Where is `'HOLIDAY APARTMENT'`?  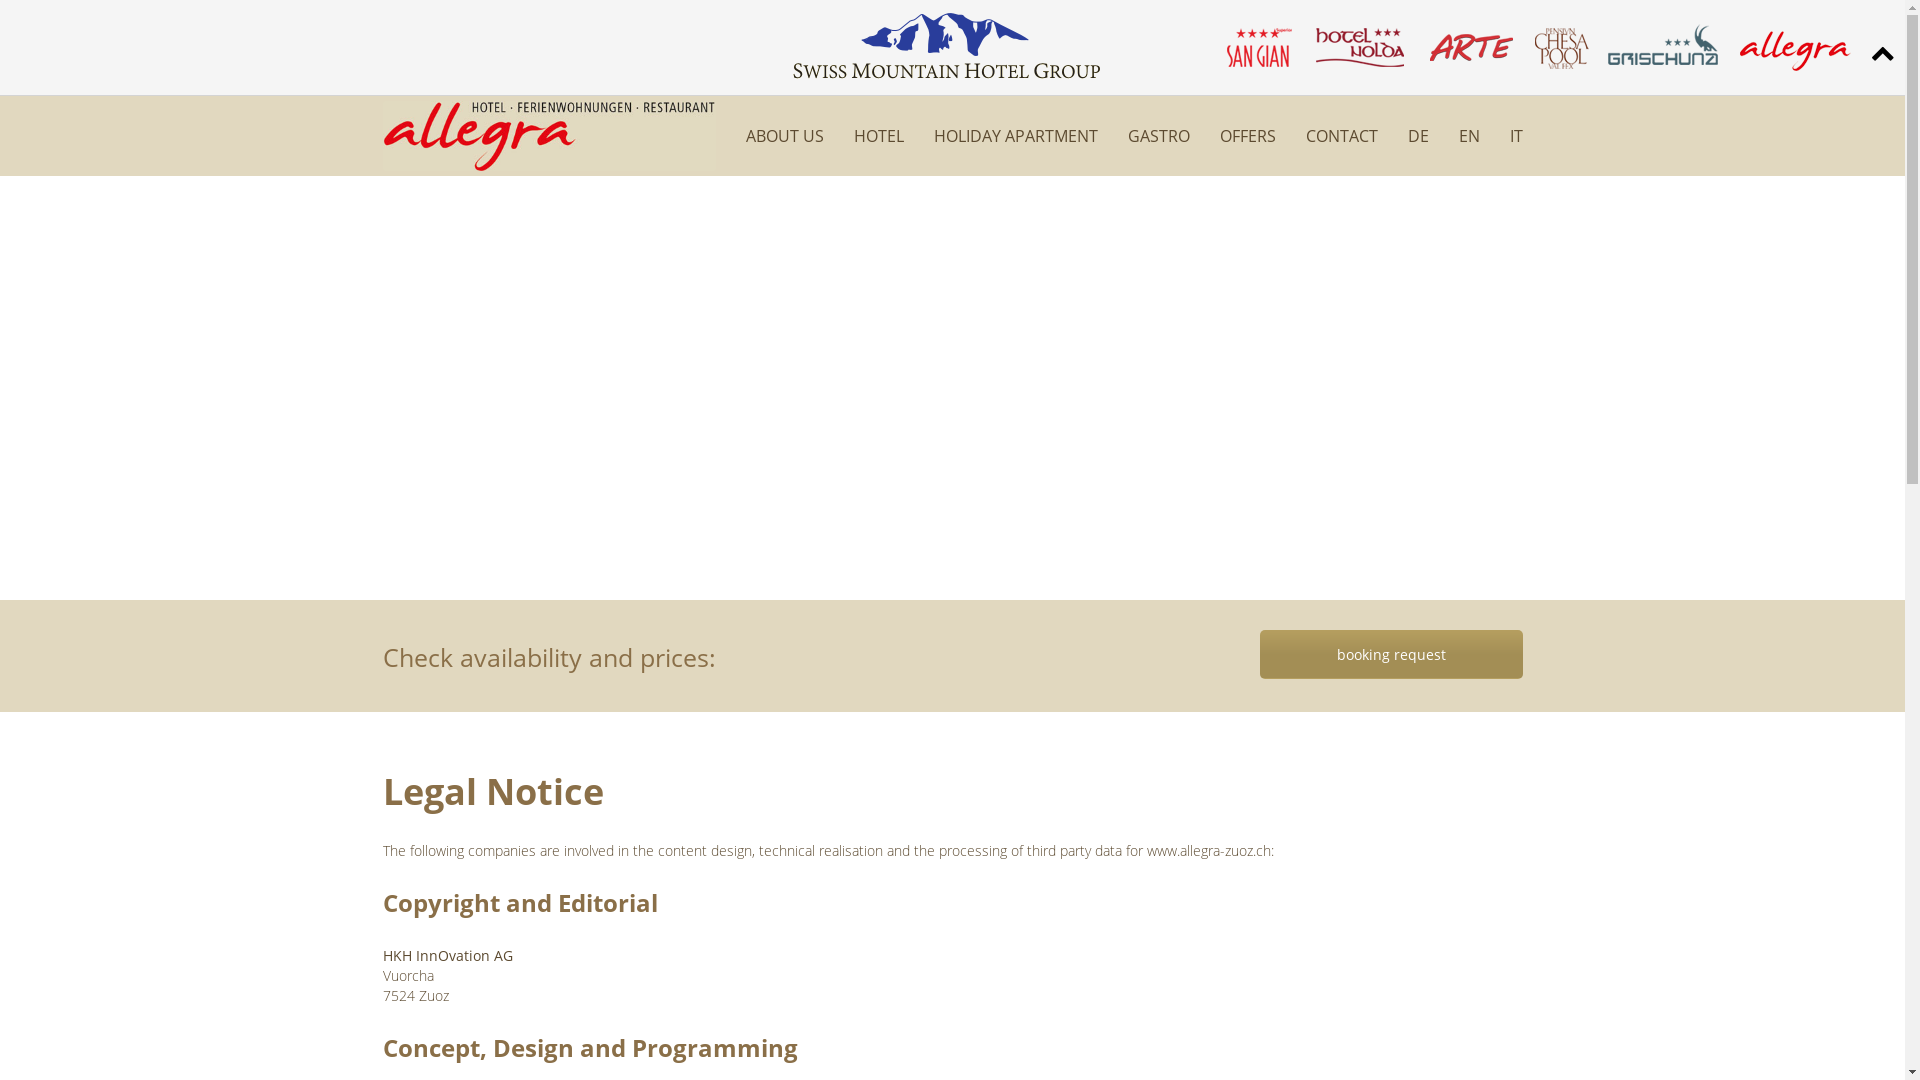
'HOLIDAY APARTMENT' is located at coordinates (1016, 135).